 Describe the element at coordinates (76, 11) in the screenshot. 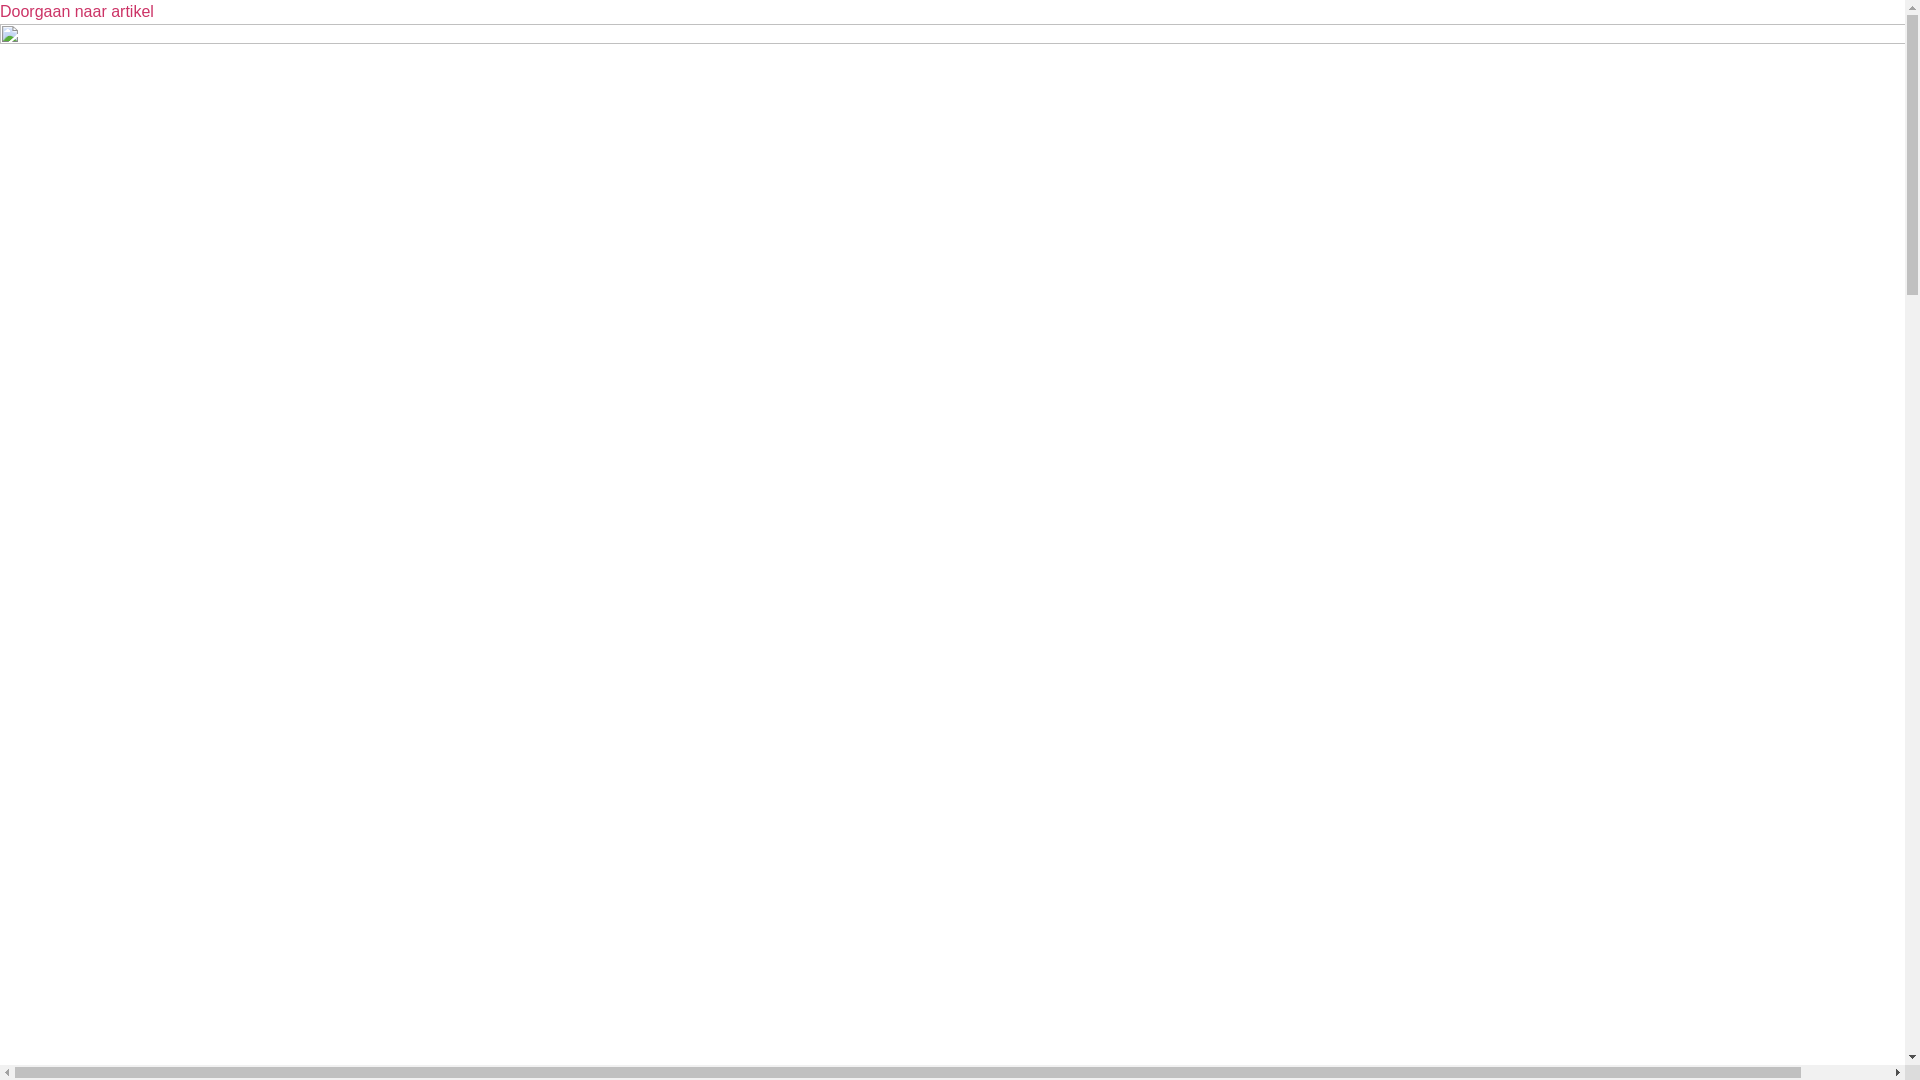

I see `'Doorgaan naar artikel'` at that location.